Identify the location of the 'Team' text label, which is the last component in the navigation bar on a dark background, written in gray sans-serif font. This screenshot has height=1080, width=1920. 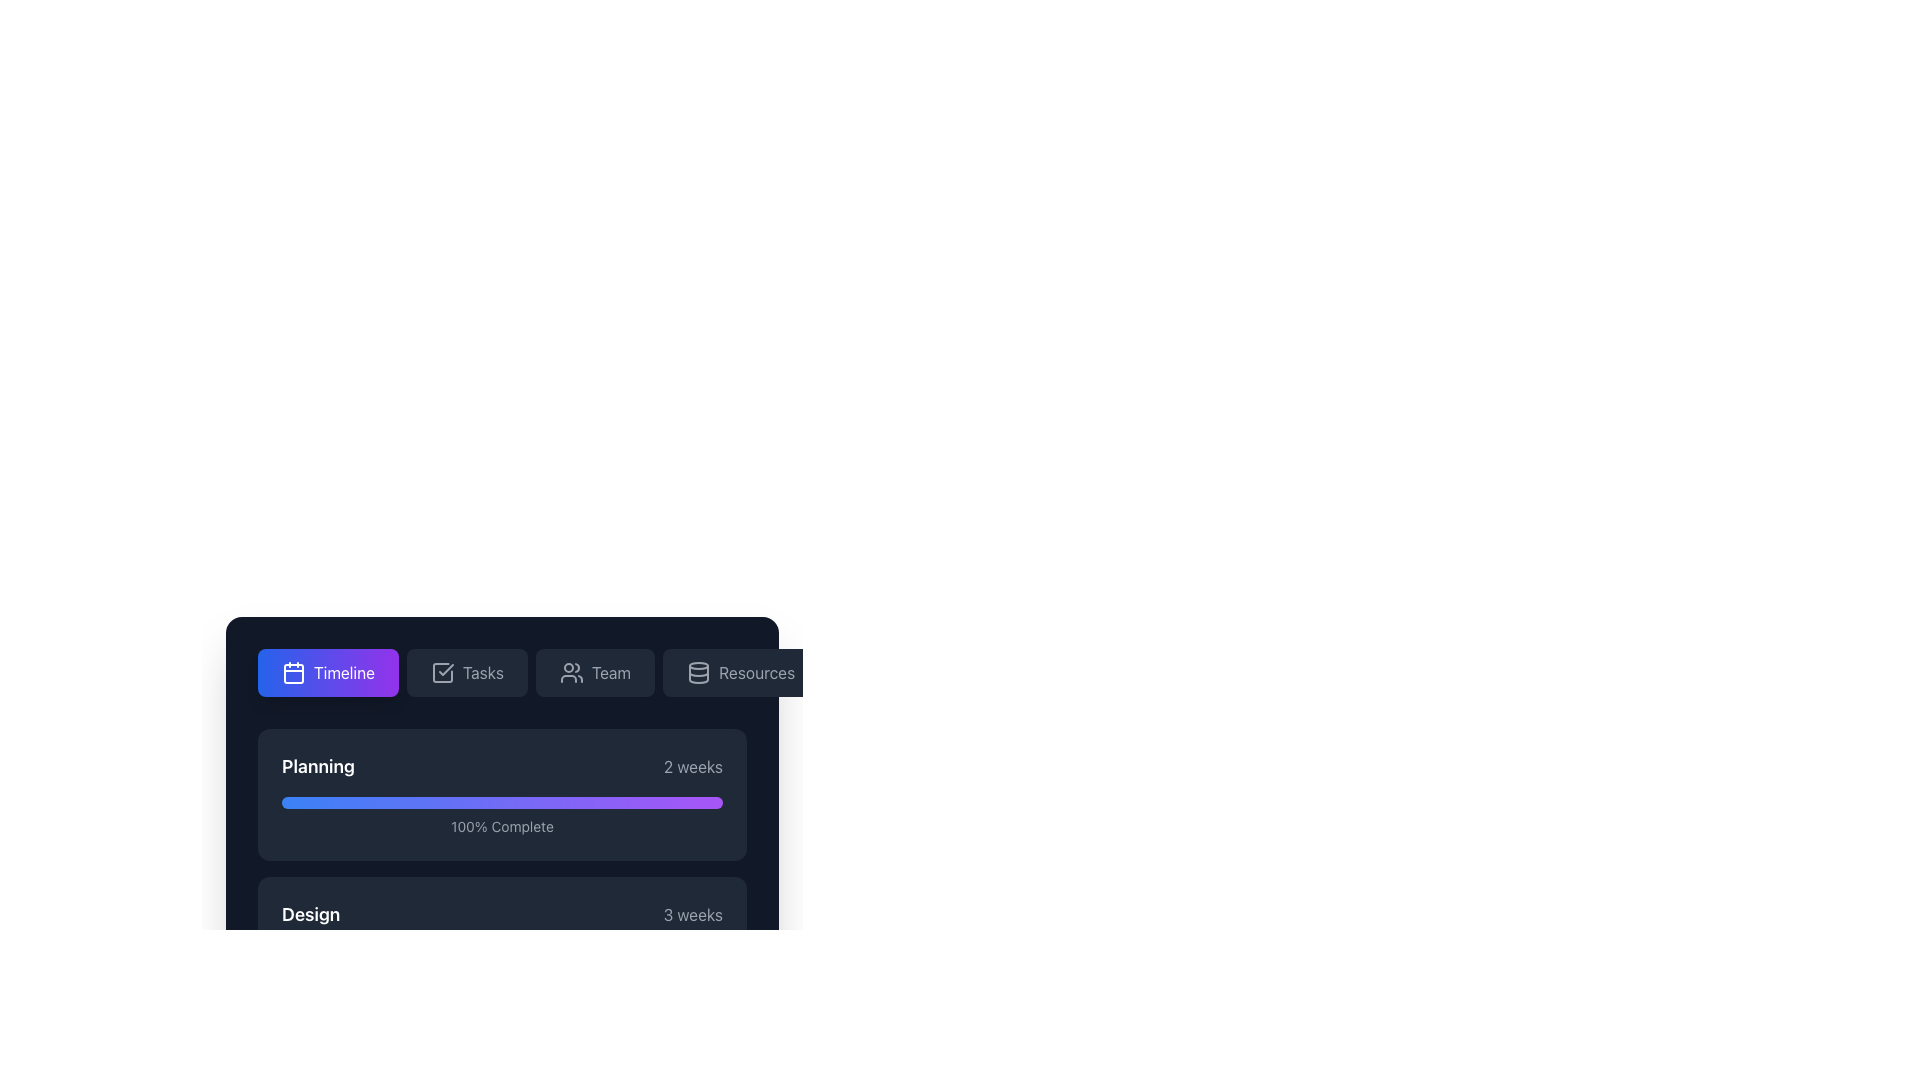
(610, 672).